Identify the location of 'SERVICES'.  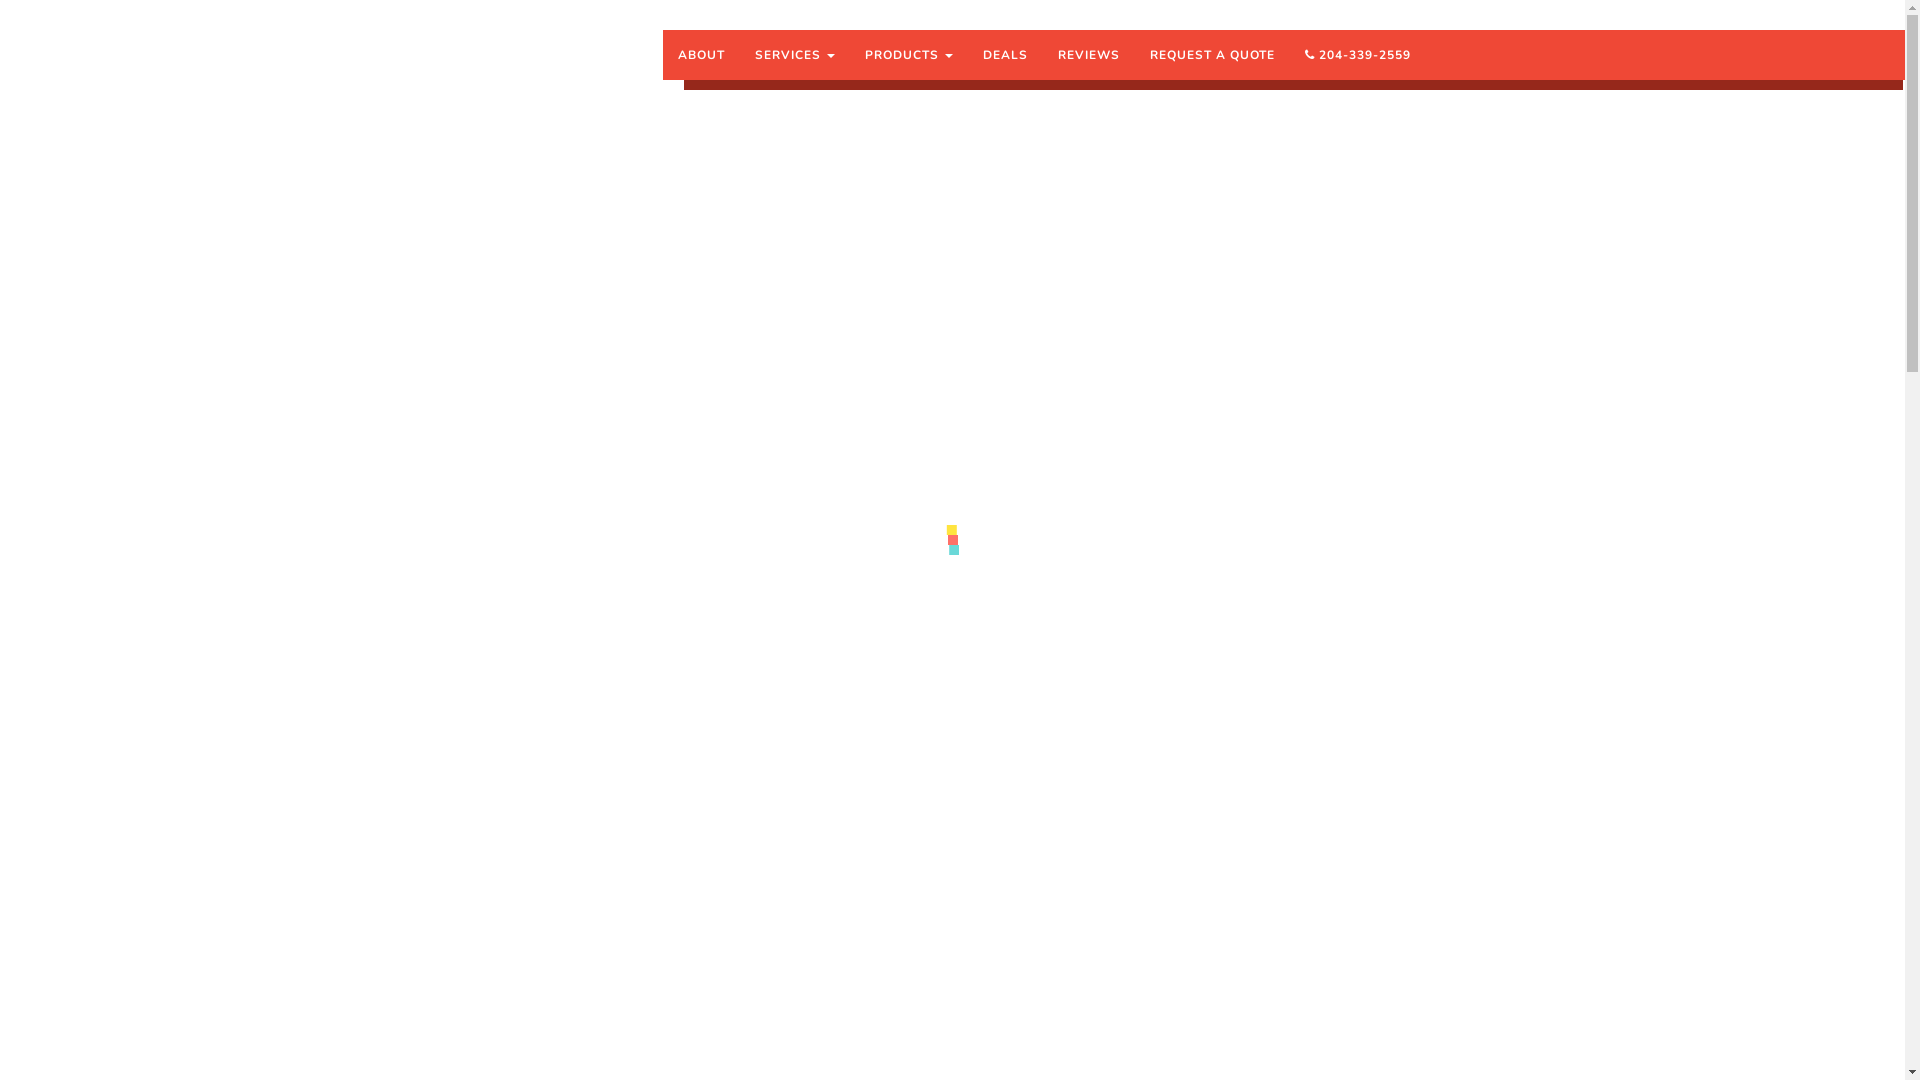
(794, 53).